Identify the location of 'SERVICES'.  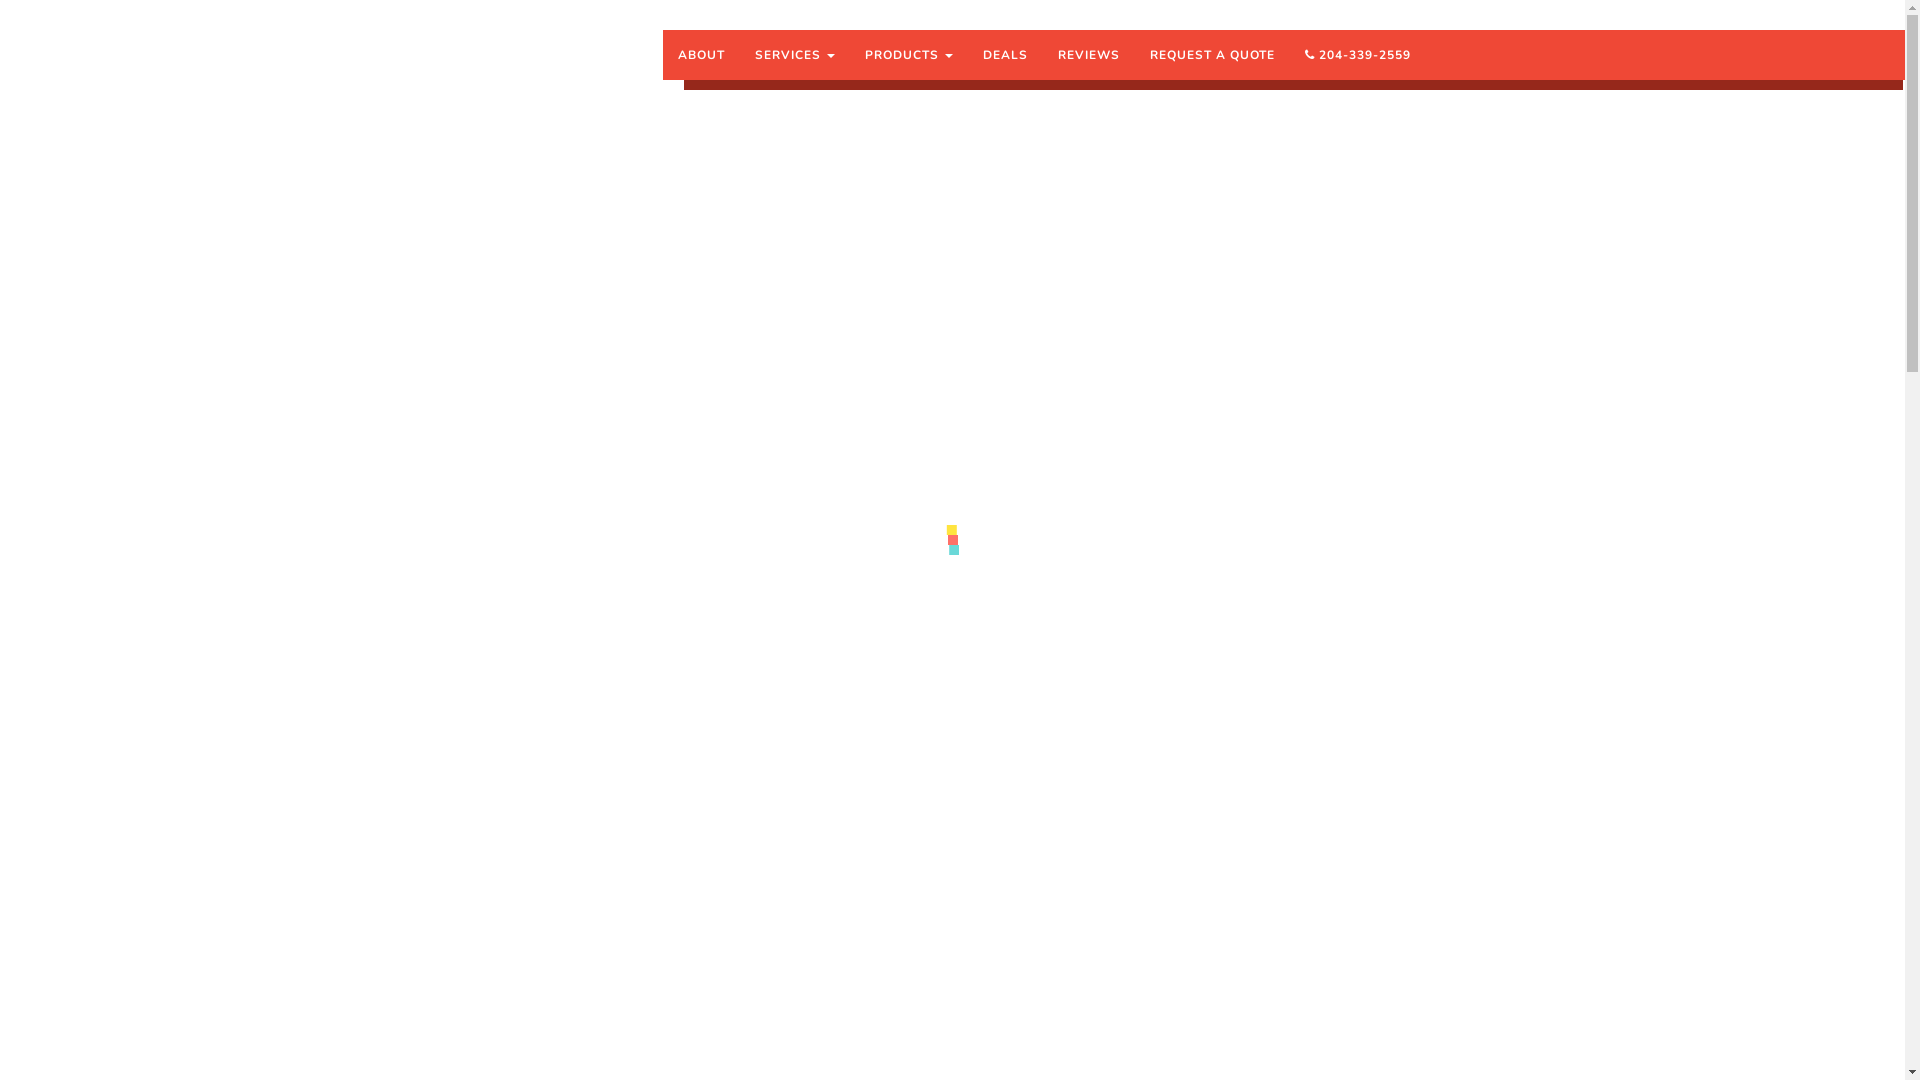
(794, 53).